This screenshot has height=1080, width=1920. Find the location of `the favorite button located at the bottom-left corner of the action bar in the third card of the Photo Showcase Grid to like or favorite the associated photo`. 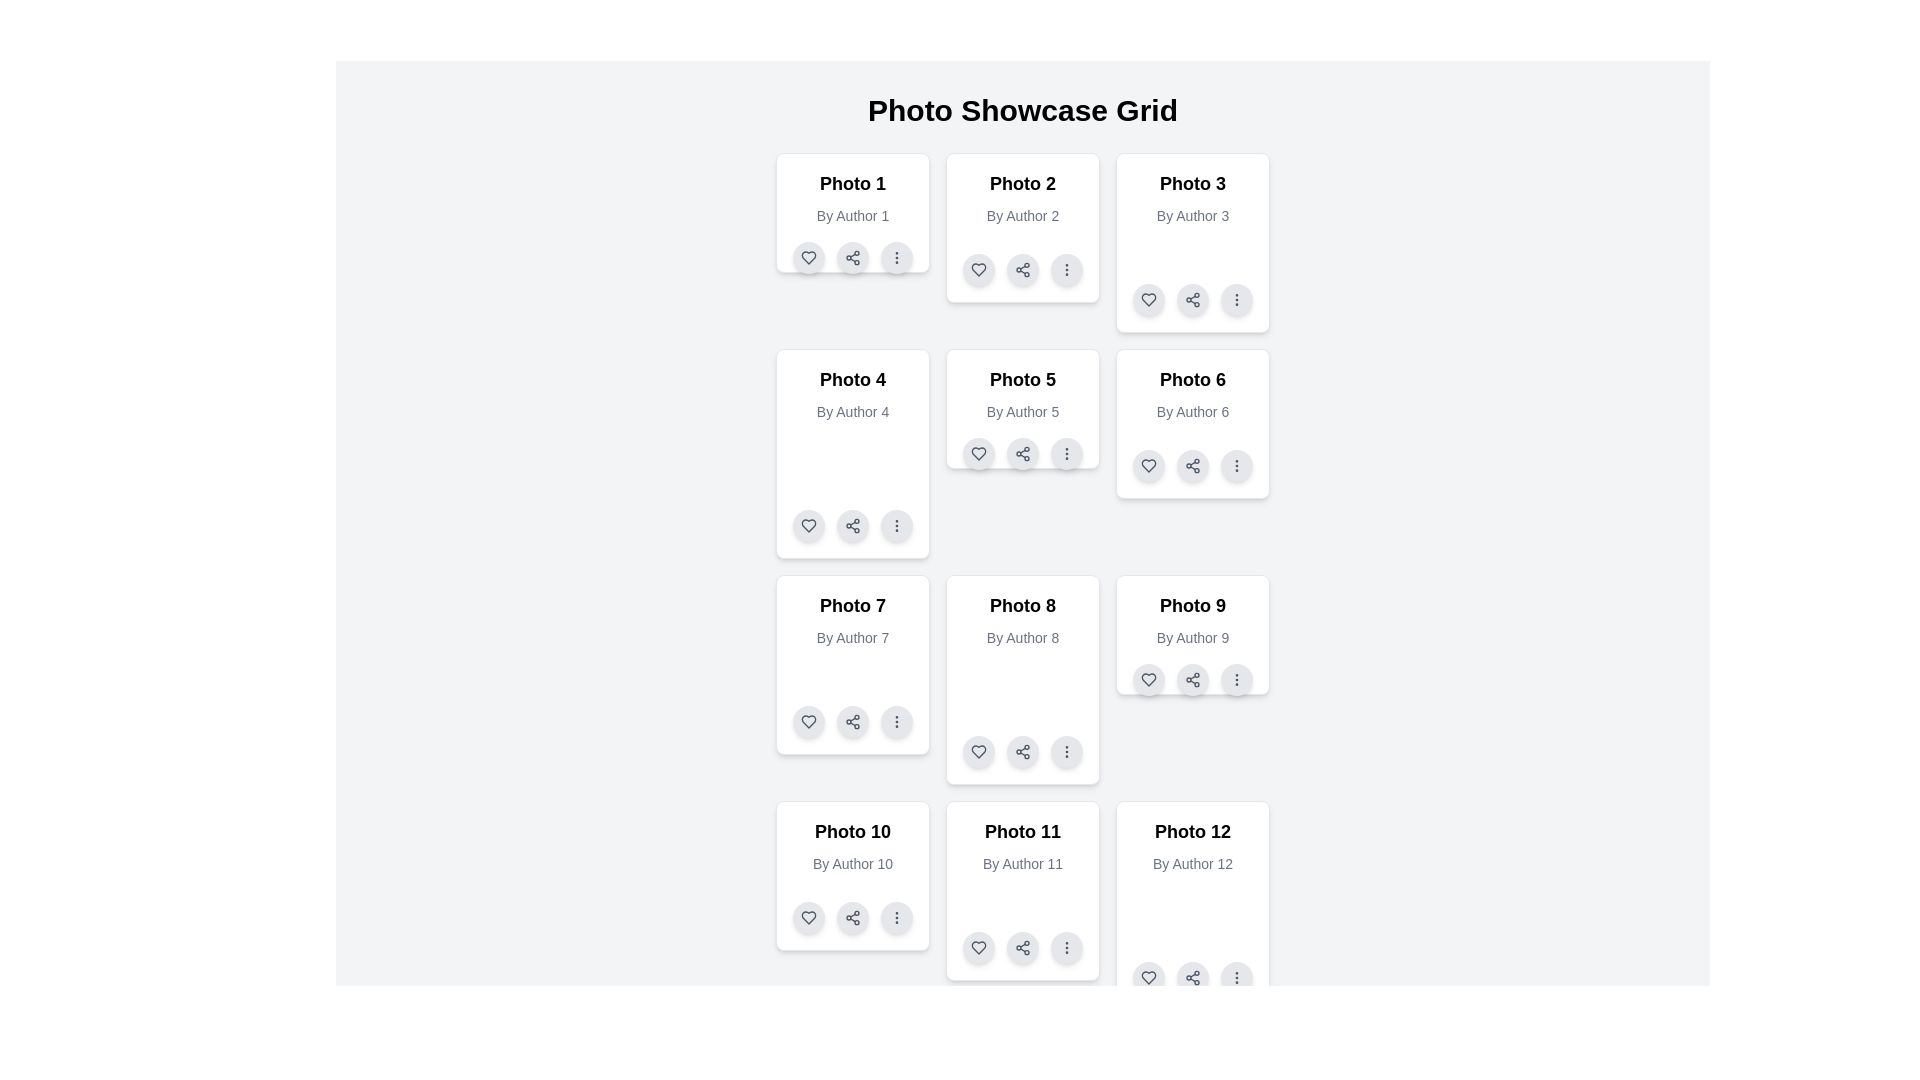

the favorite button located at the bottom-left corner of the action bar in the third card of the Photo Showcase Grid to like or favorite the associated photo is located at coordinates (1148, 300).